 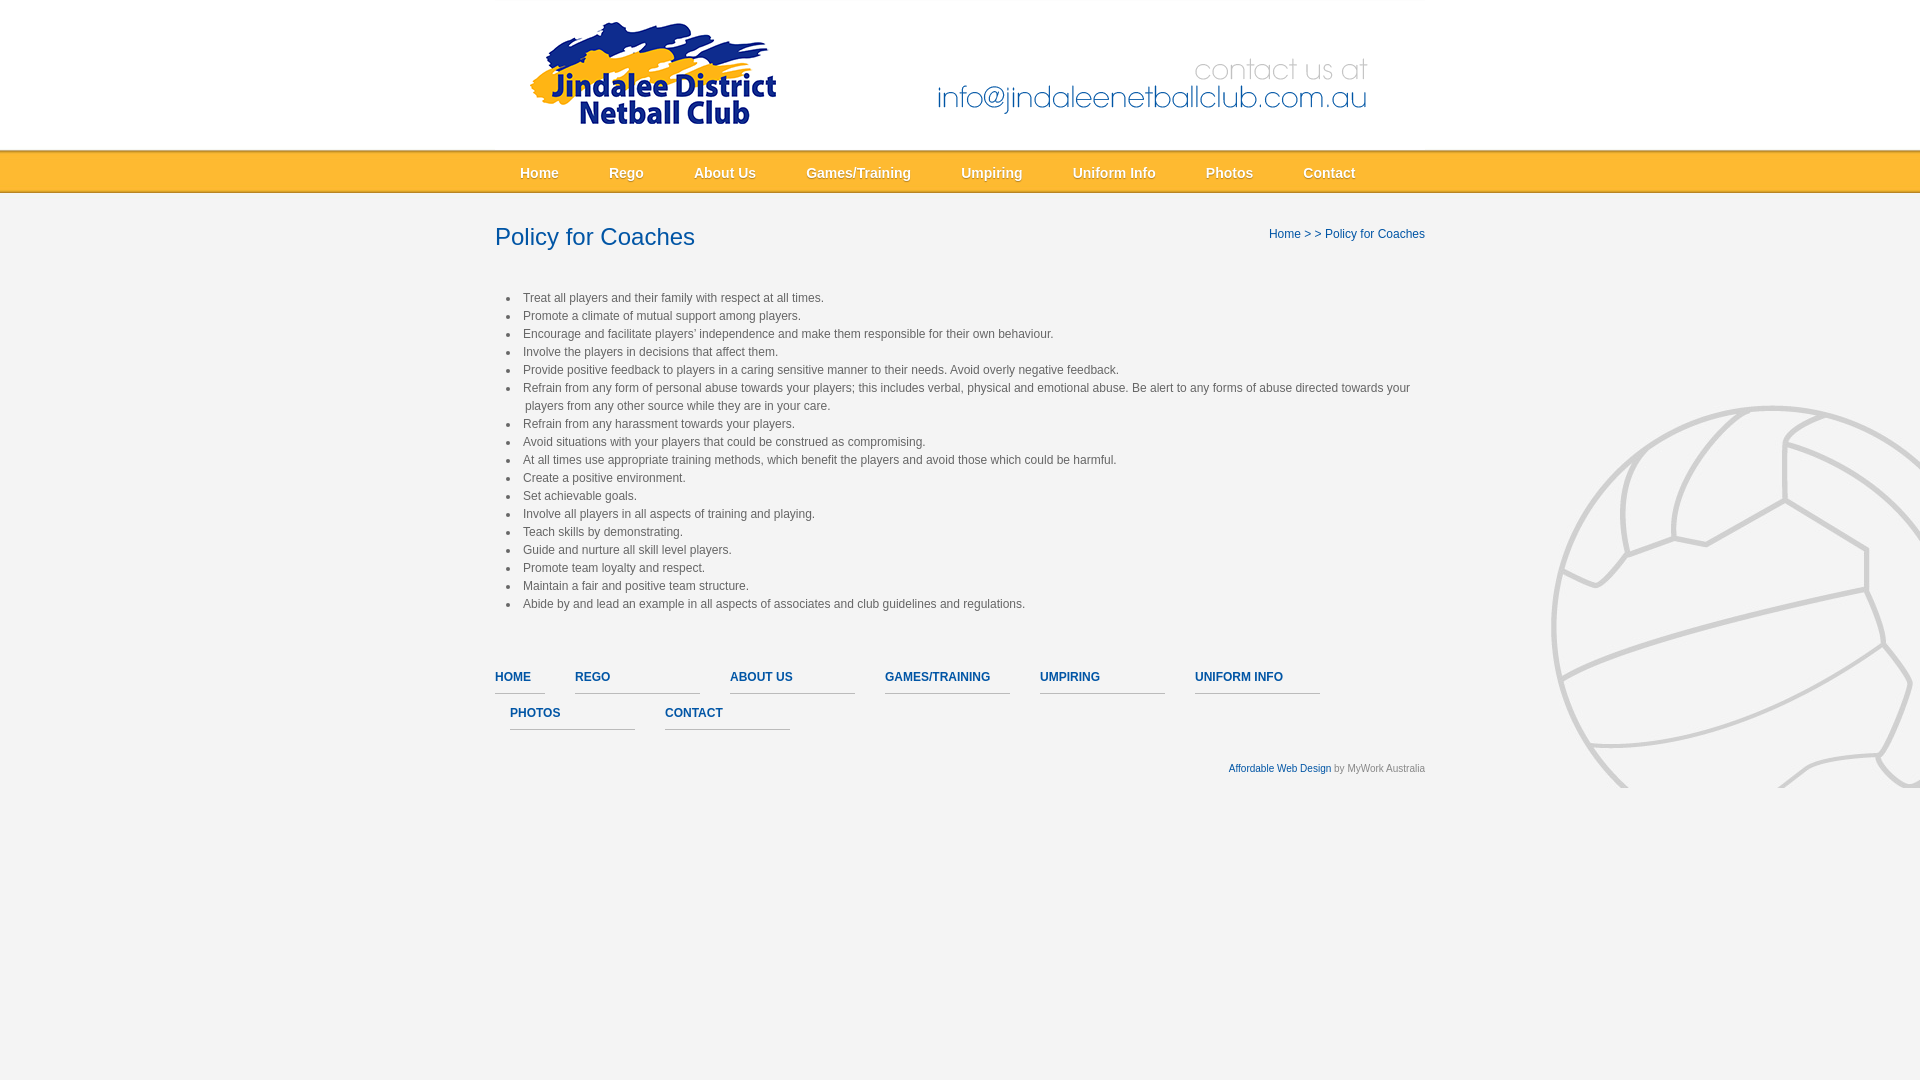 I want to click on 'Uniform Info', so click(x=1113, y=172).